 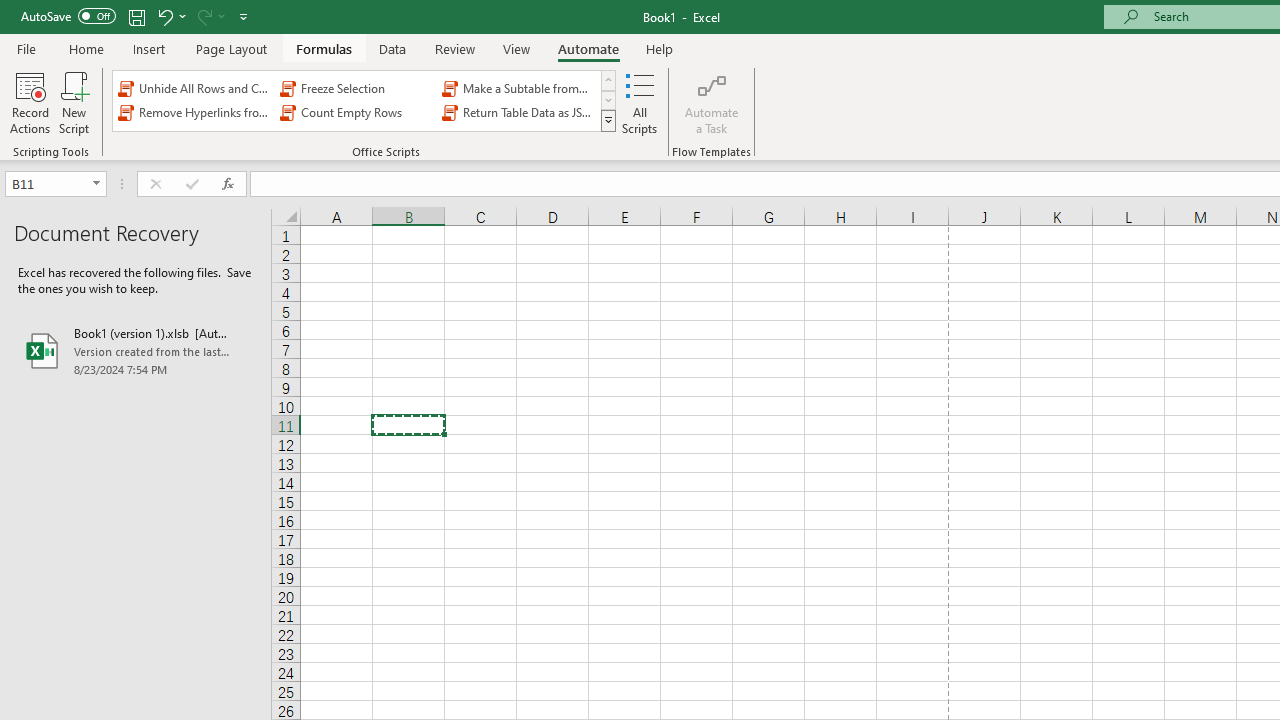 What do you see at coordinates (607, 120) in the screenshot?
I see `'Office Scripts'` at bounding box center [607, 120].